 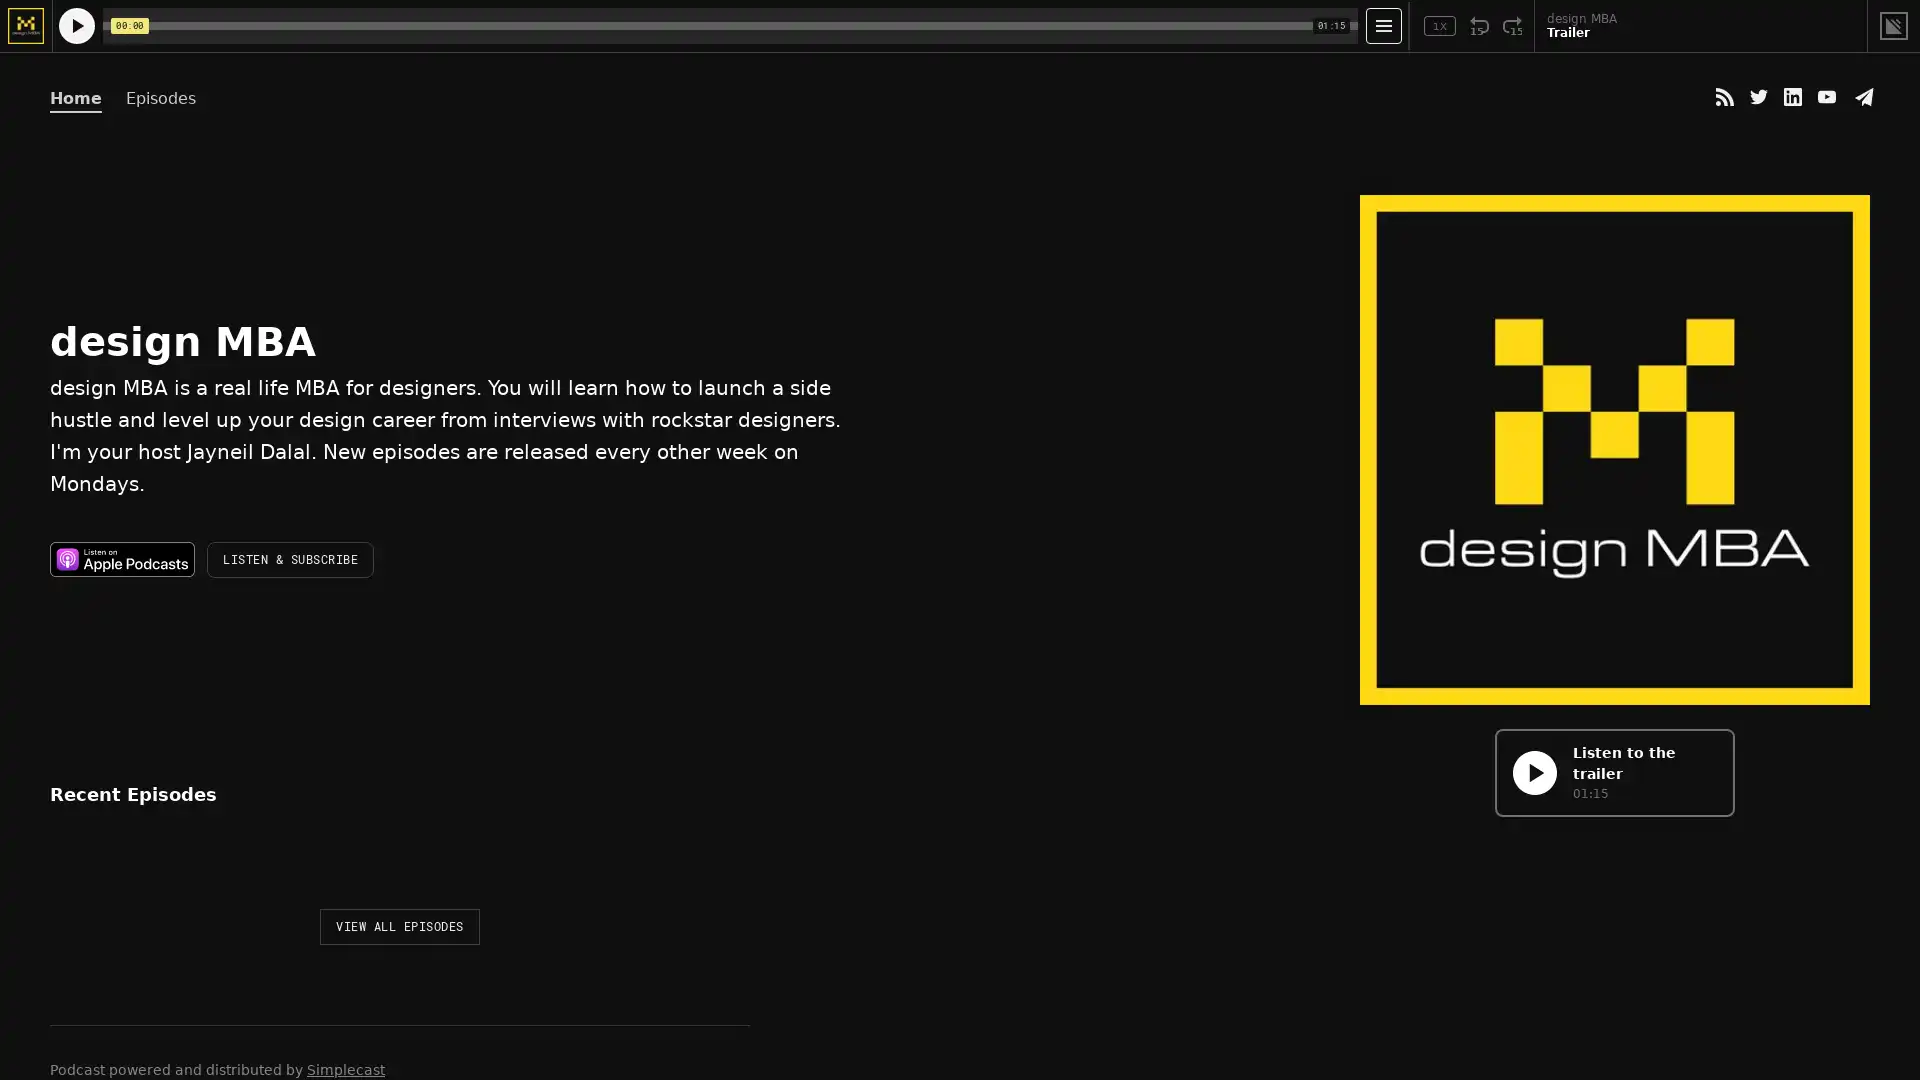 What do you see at coordinates (73, 877) in the screenshot?
I see `Play` at bounding box center [73, 877].